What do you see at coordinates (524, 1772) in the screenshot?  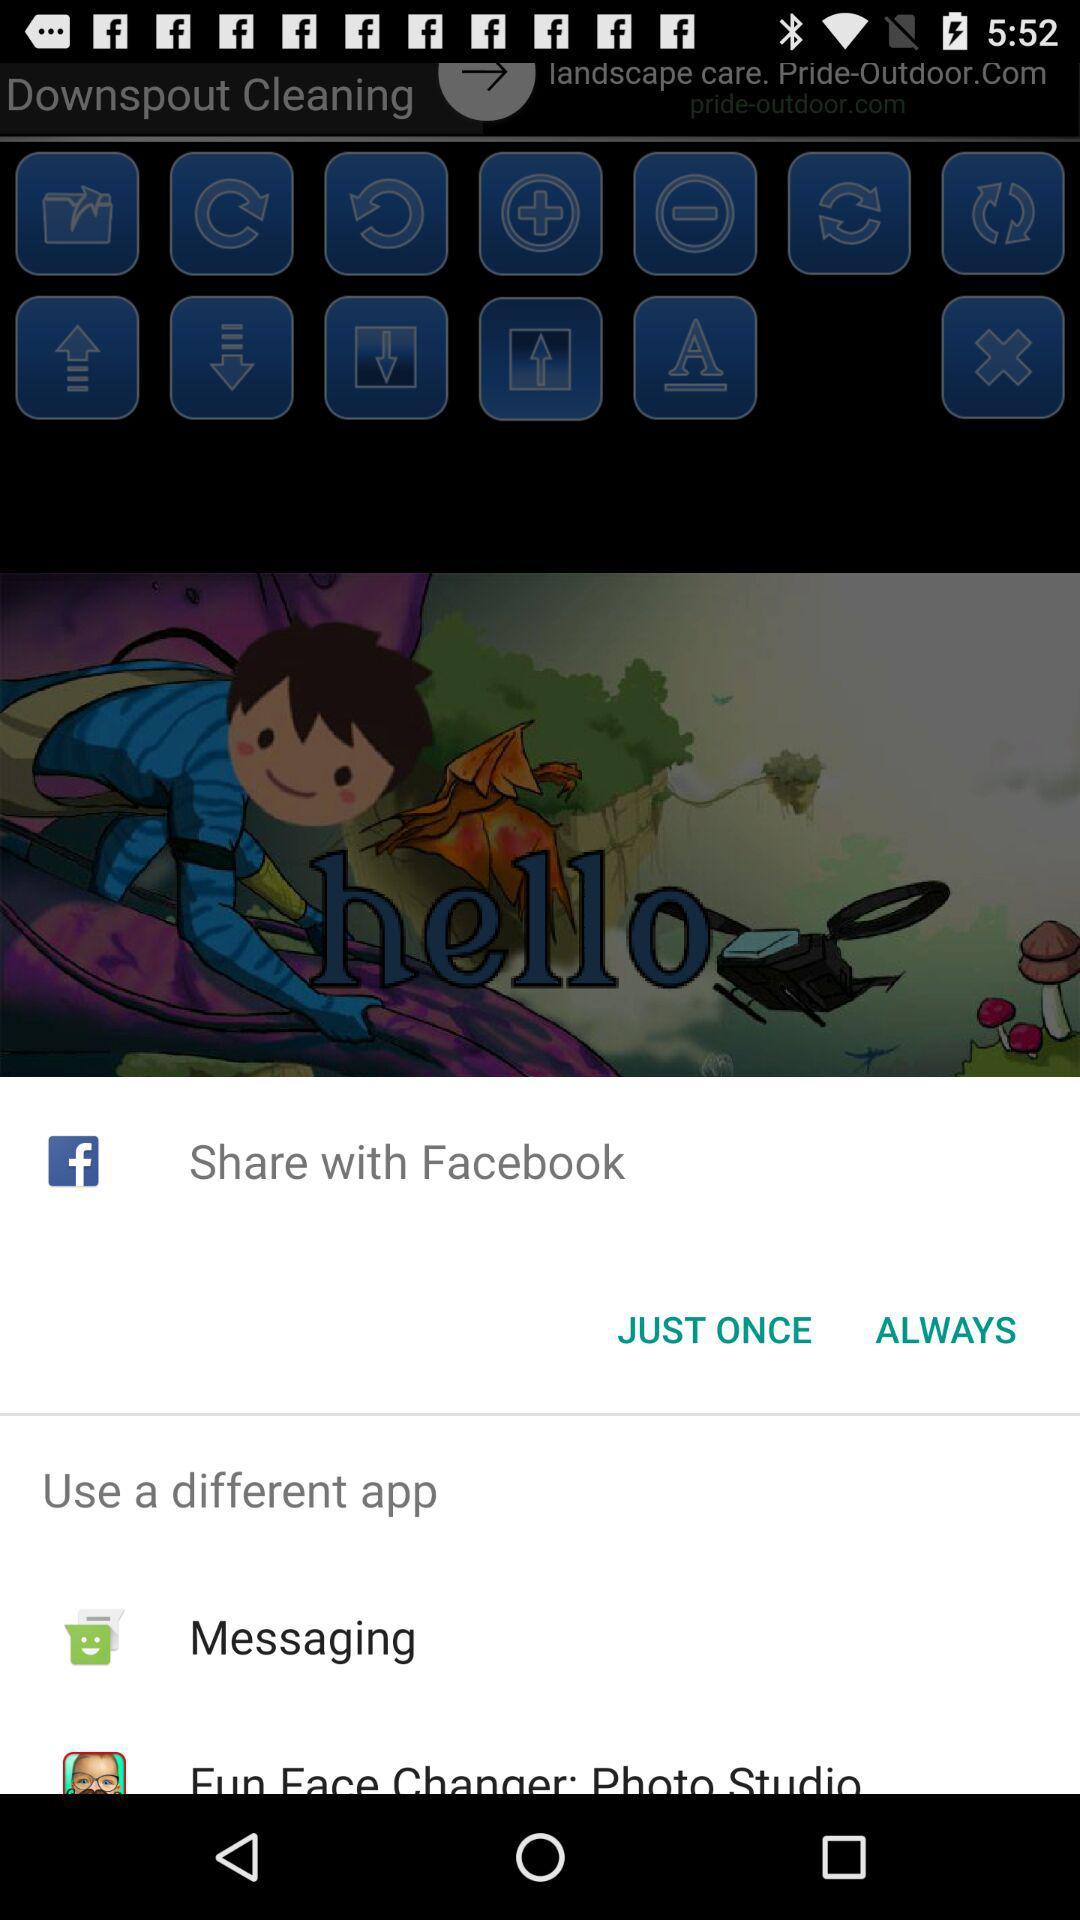 I see `fun face changer app` at bounding box center [524, 1772].